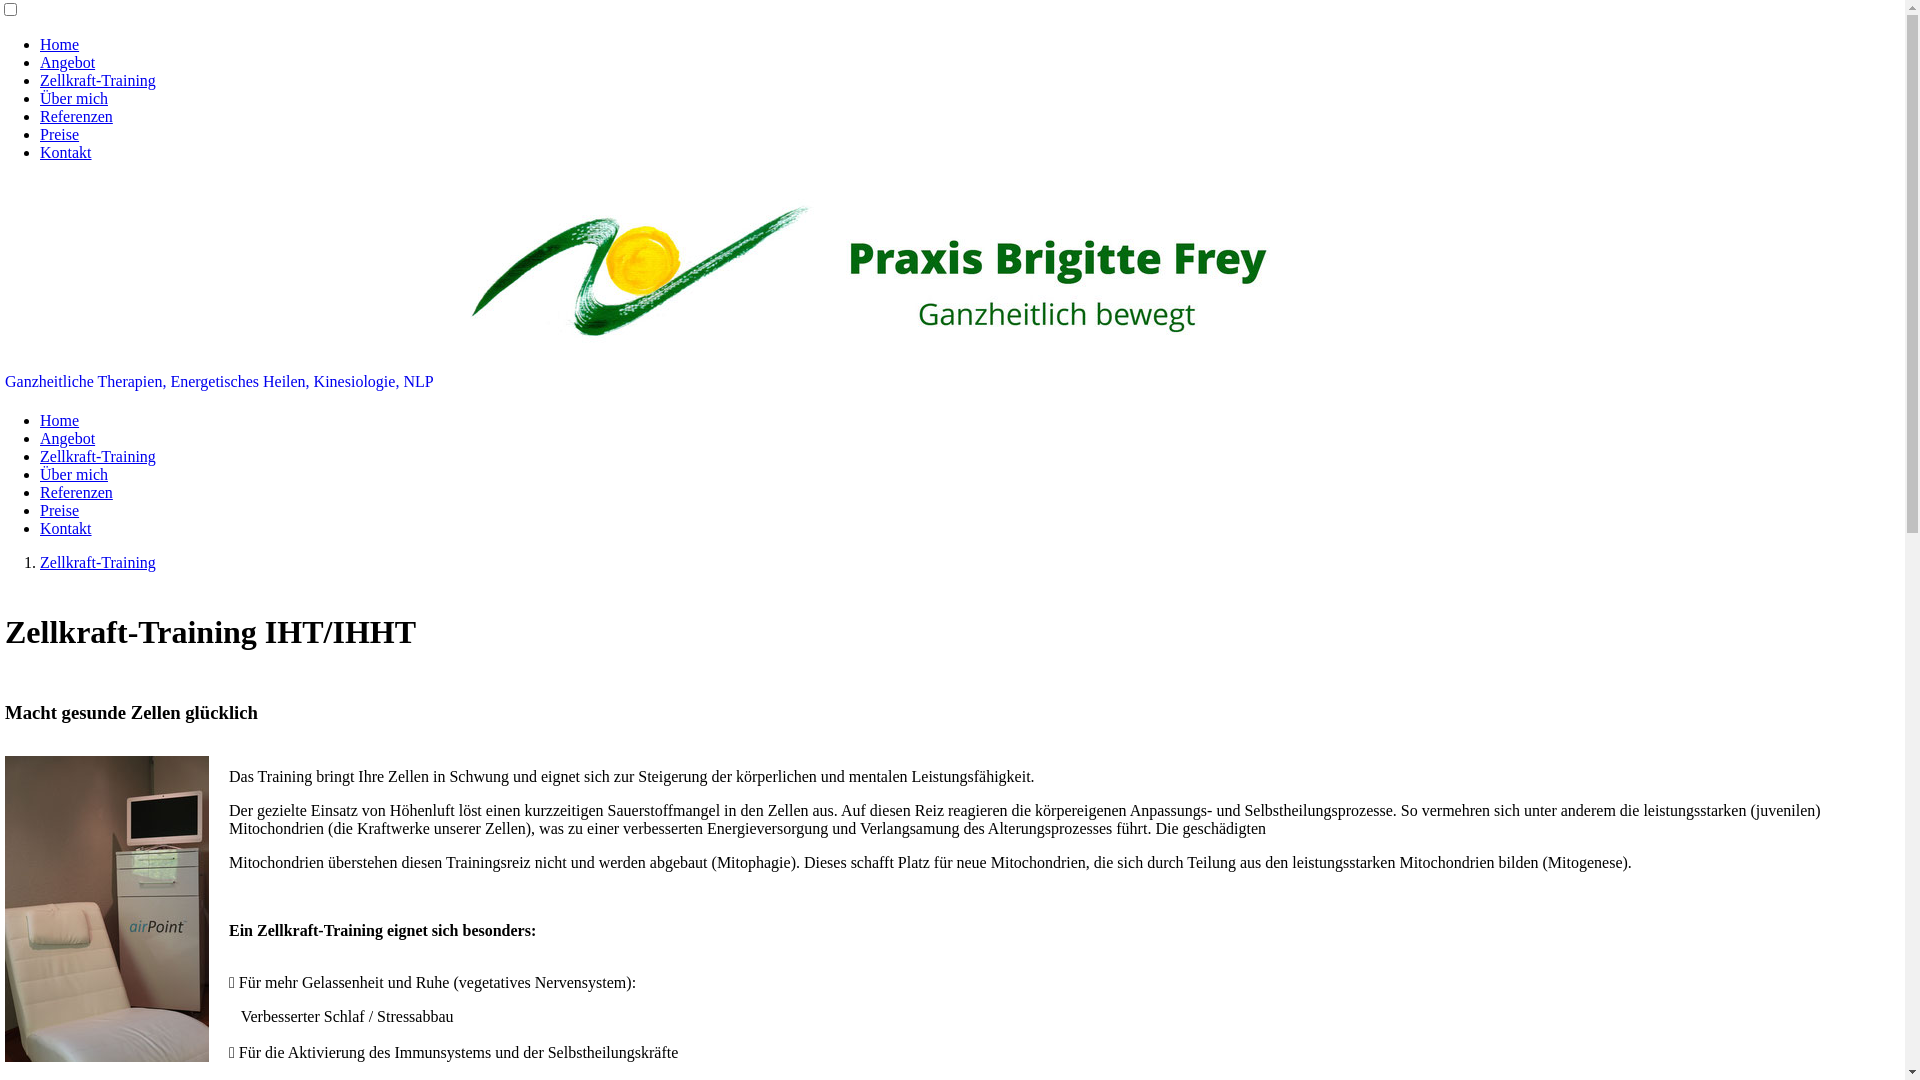 Image resolution: width=1920 pixels, height=1080 pixels. I want to click on 'Angebot', so click(67, 61).